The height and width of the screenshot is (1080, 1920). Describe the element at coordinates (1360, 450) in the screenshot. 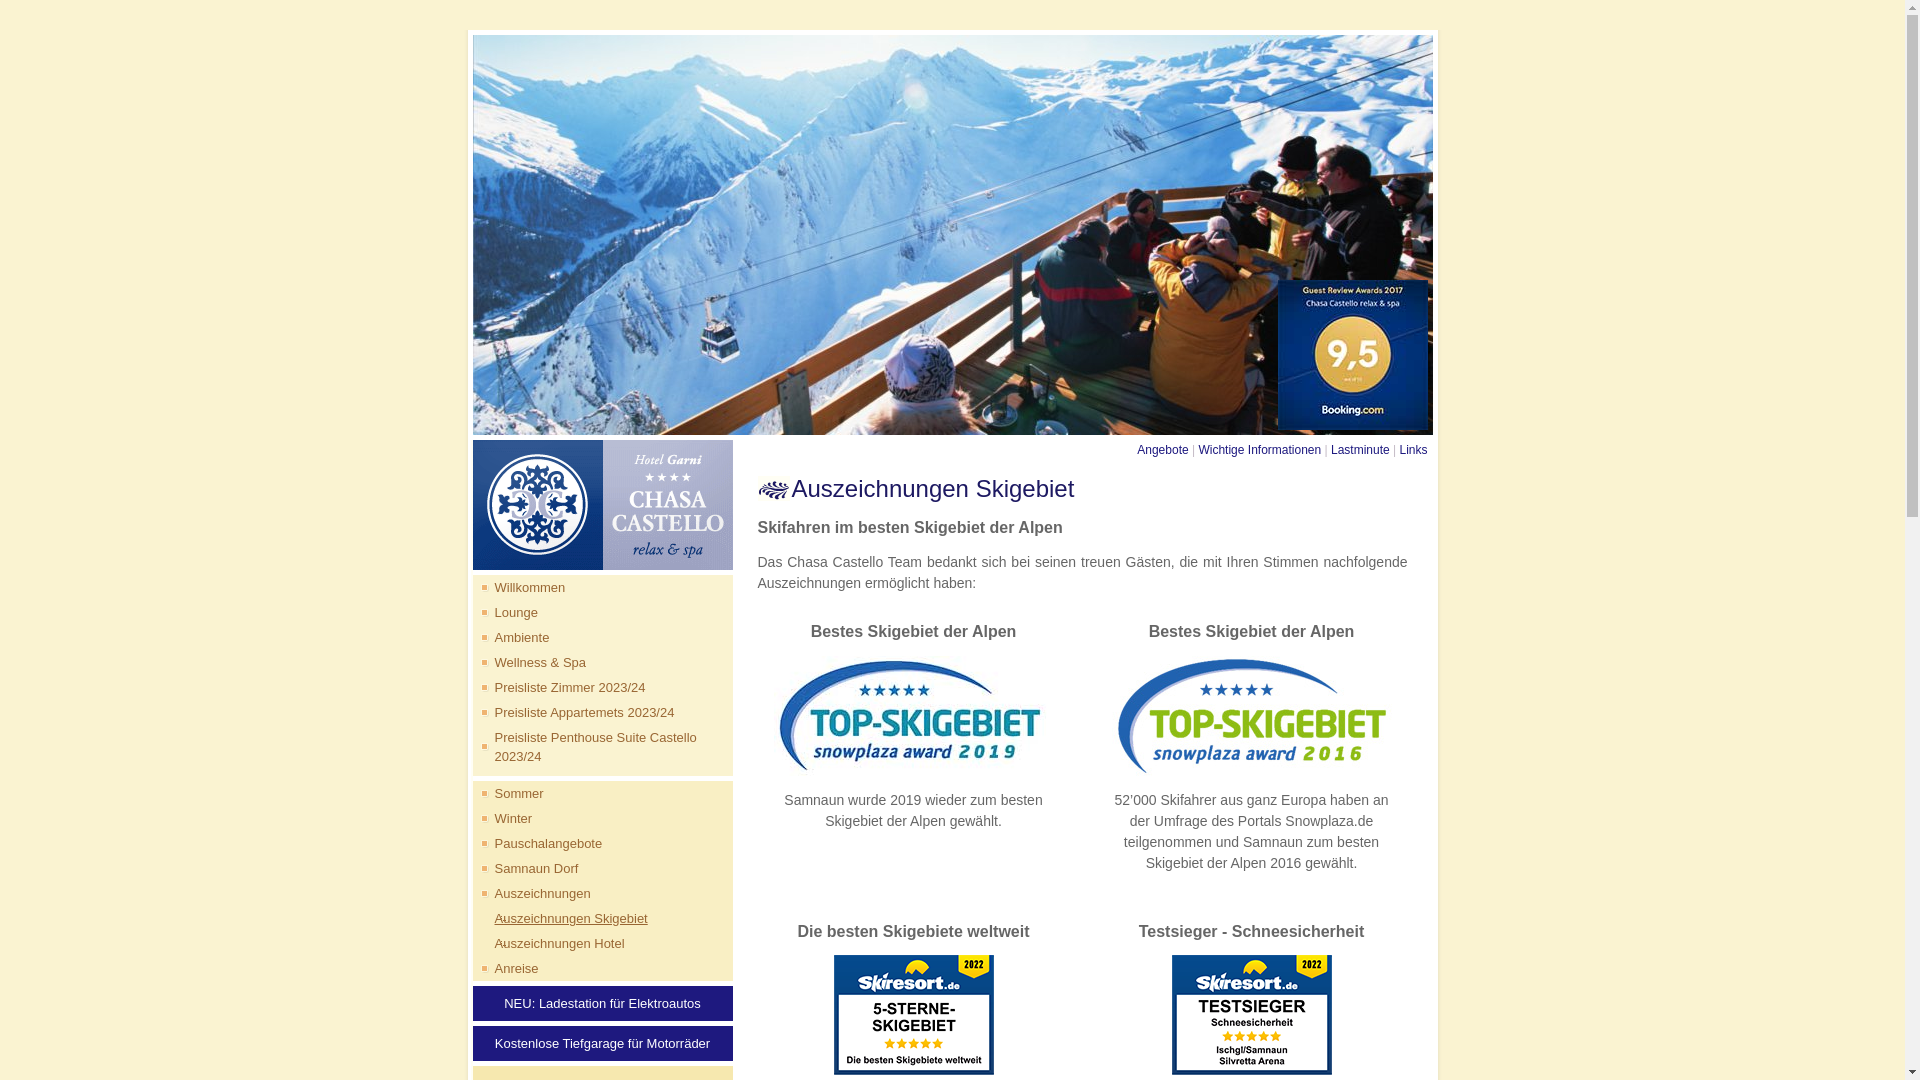

I see `'Lastminute'` at that location.